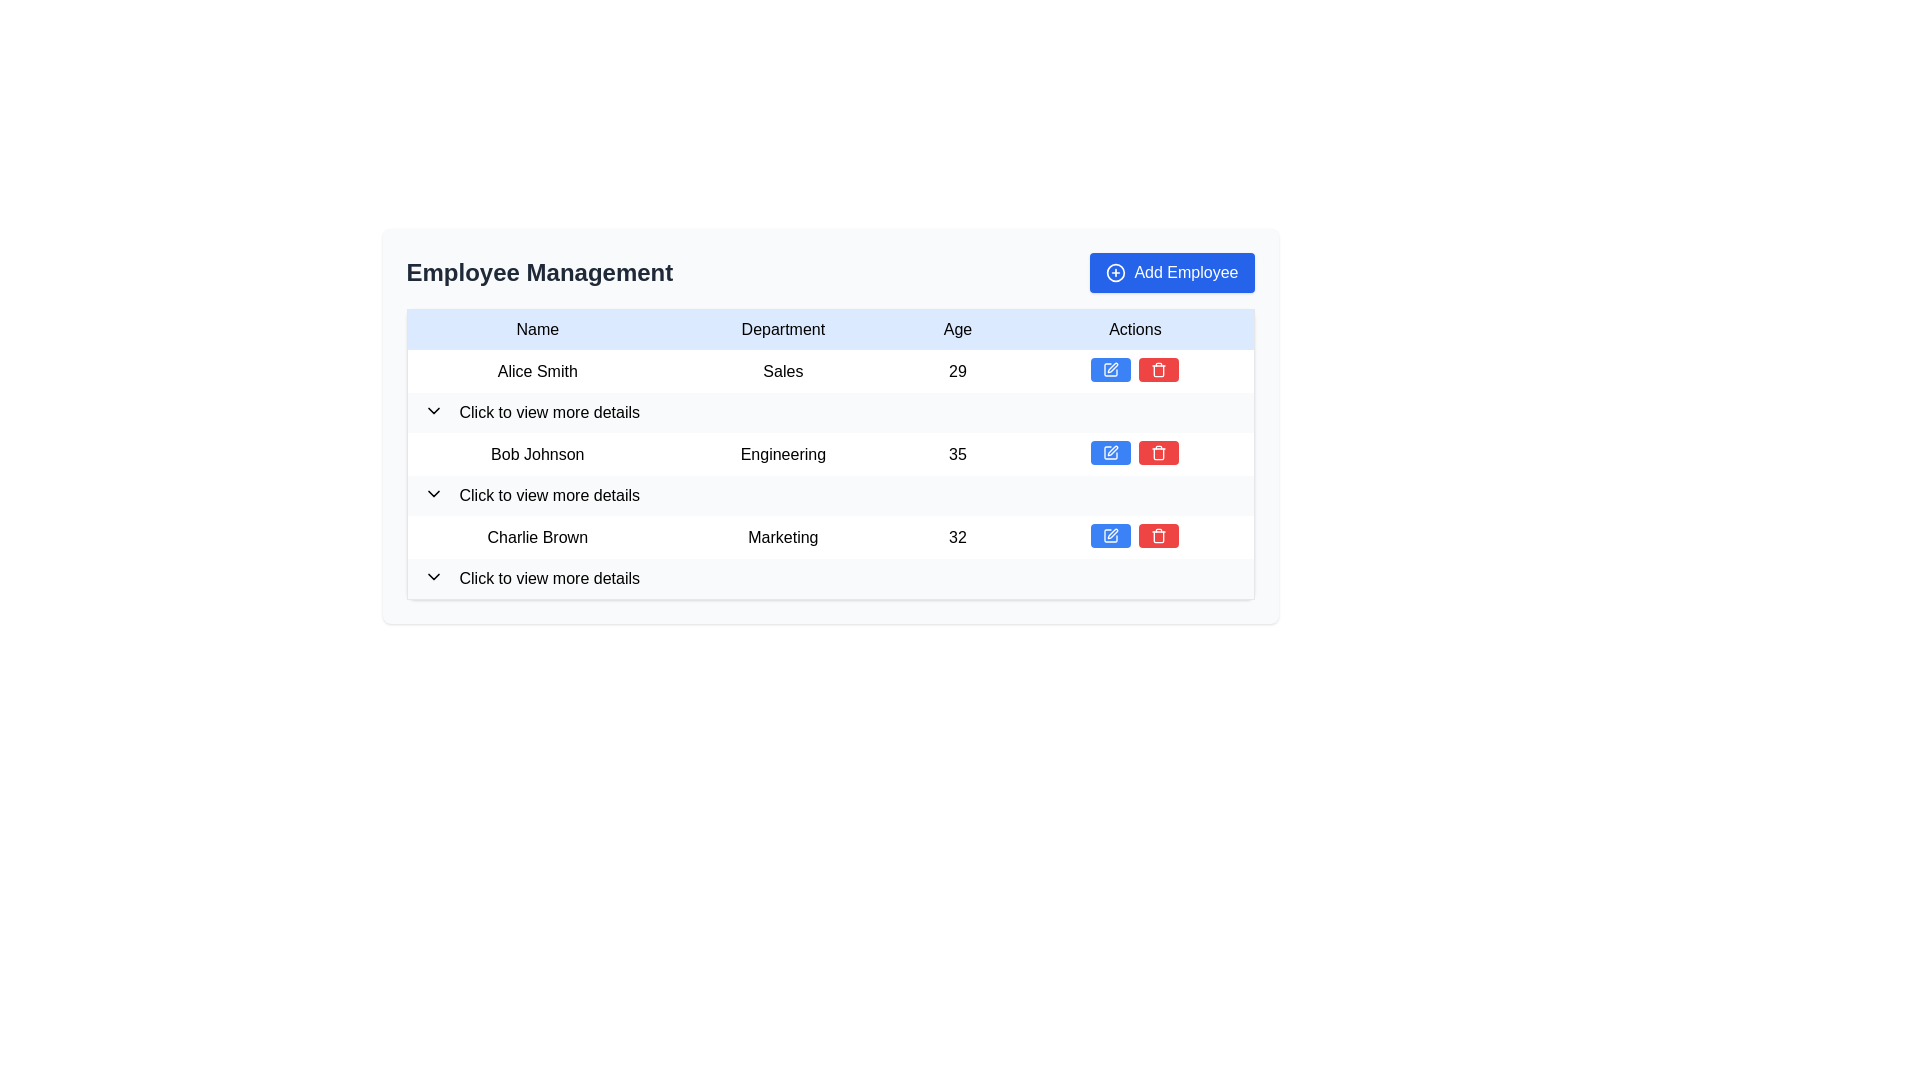 Image resolution: width=1920 pixels, height=1080 pixels. Describe the element at coordinates (957, 535) in the screenshot. I see `the text label displaying '32' in bold black font under the 'Age' column for Charlie Brown` at that location.